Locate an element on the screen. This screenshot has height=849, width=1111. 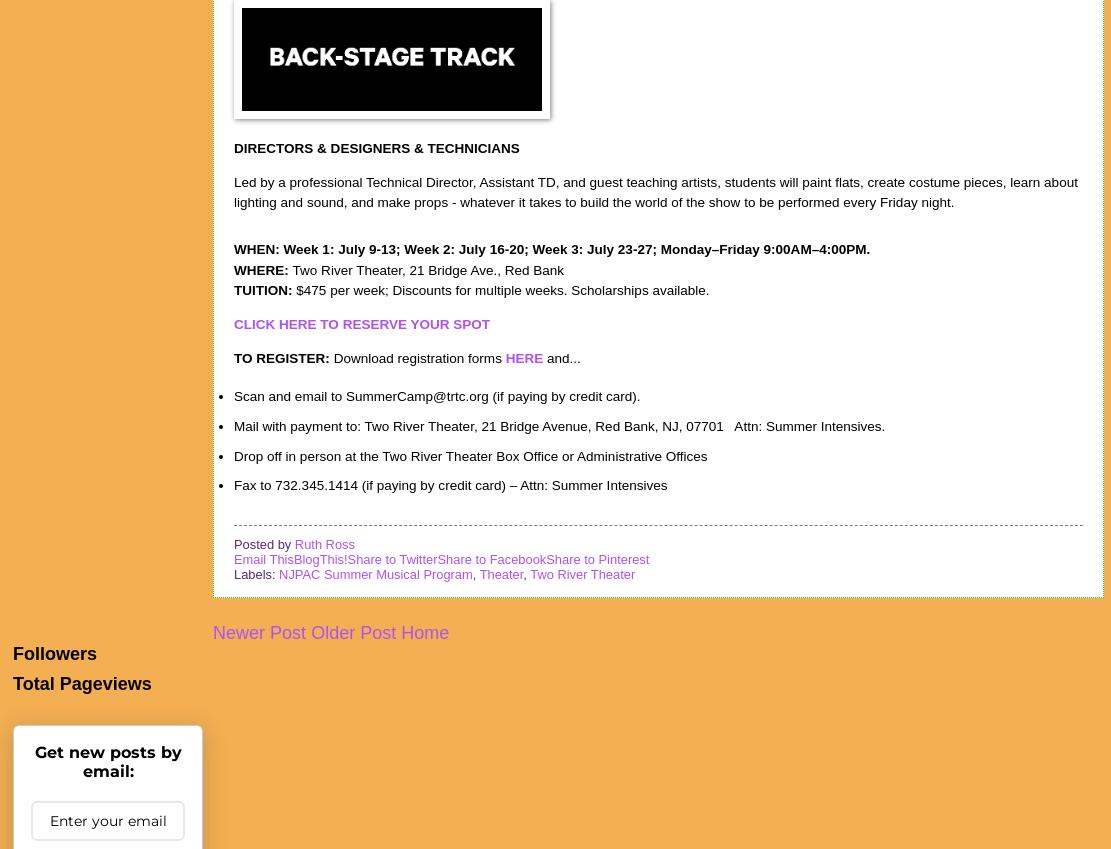
'Two River Theater, 21 Bridge Ave., Red Bank' is located at coordinates (427, 269).